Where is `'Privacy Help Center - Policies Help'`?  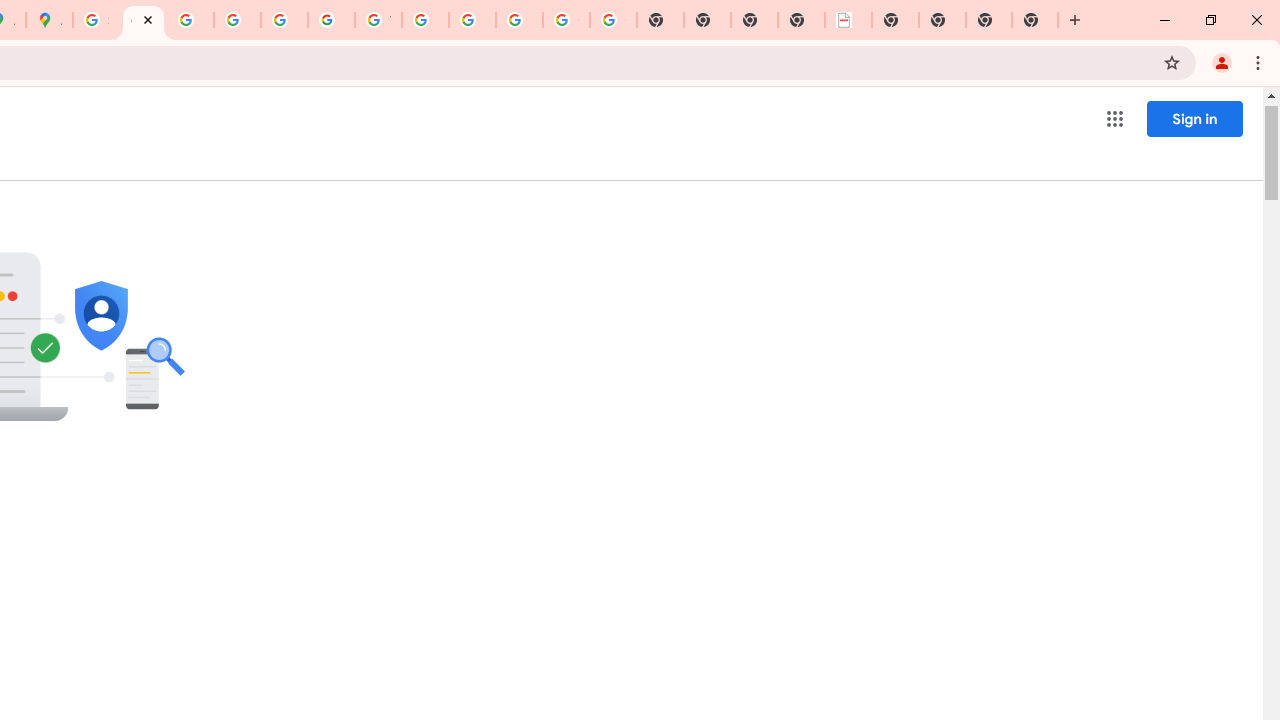 'Privacy Help Center - Policies Help' is located at coordinates (237, 20).